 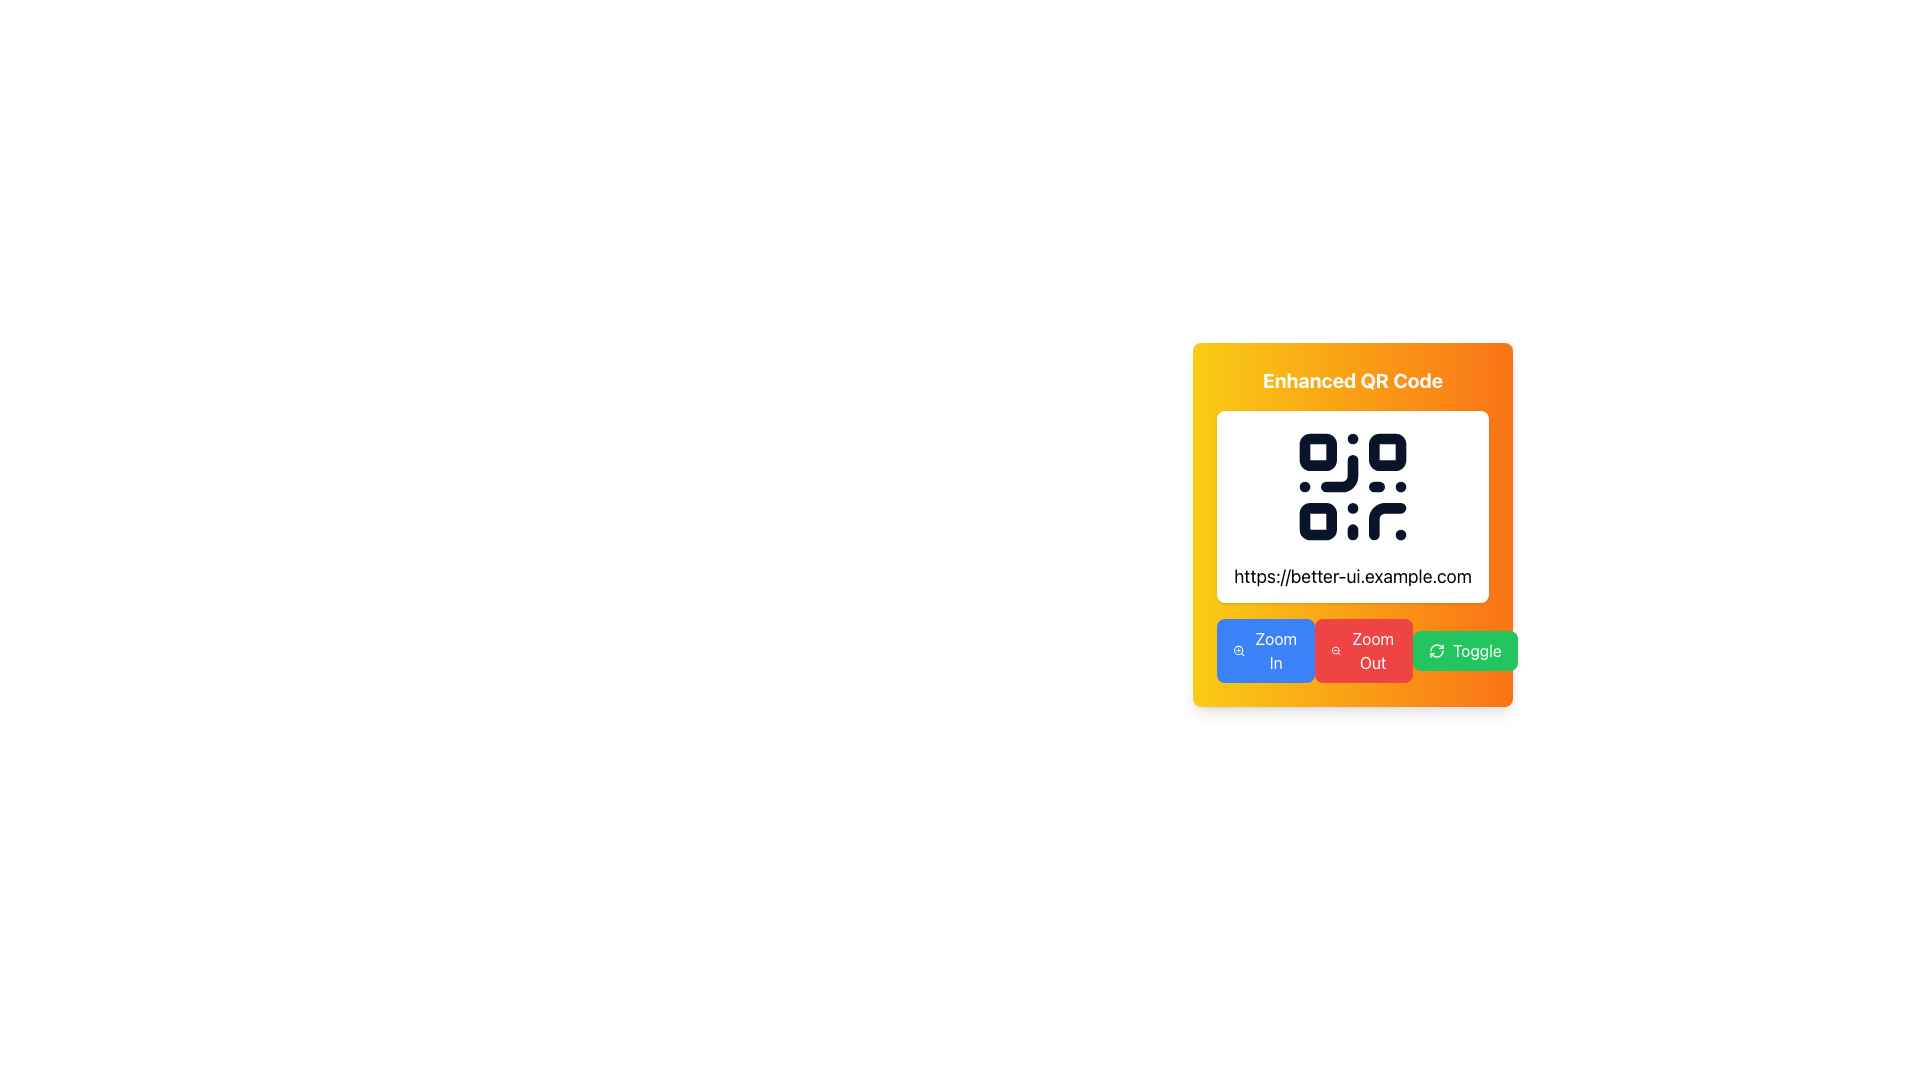 I want to click on the 'Zoom In' button located at the bottom-left corner of the panel containing the QR code, which is the first button in a horizontal group of buttons that includes 'Zoom Out' and 'Toggle', so click(x=1265, y=651).